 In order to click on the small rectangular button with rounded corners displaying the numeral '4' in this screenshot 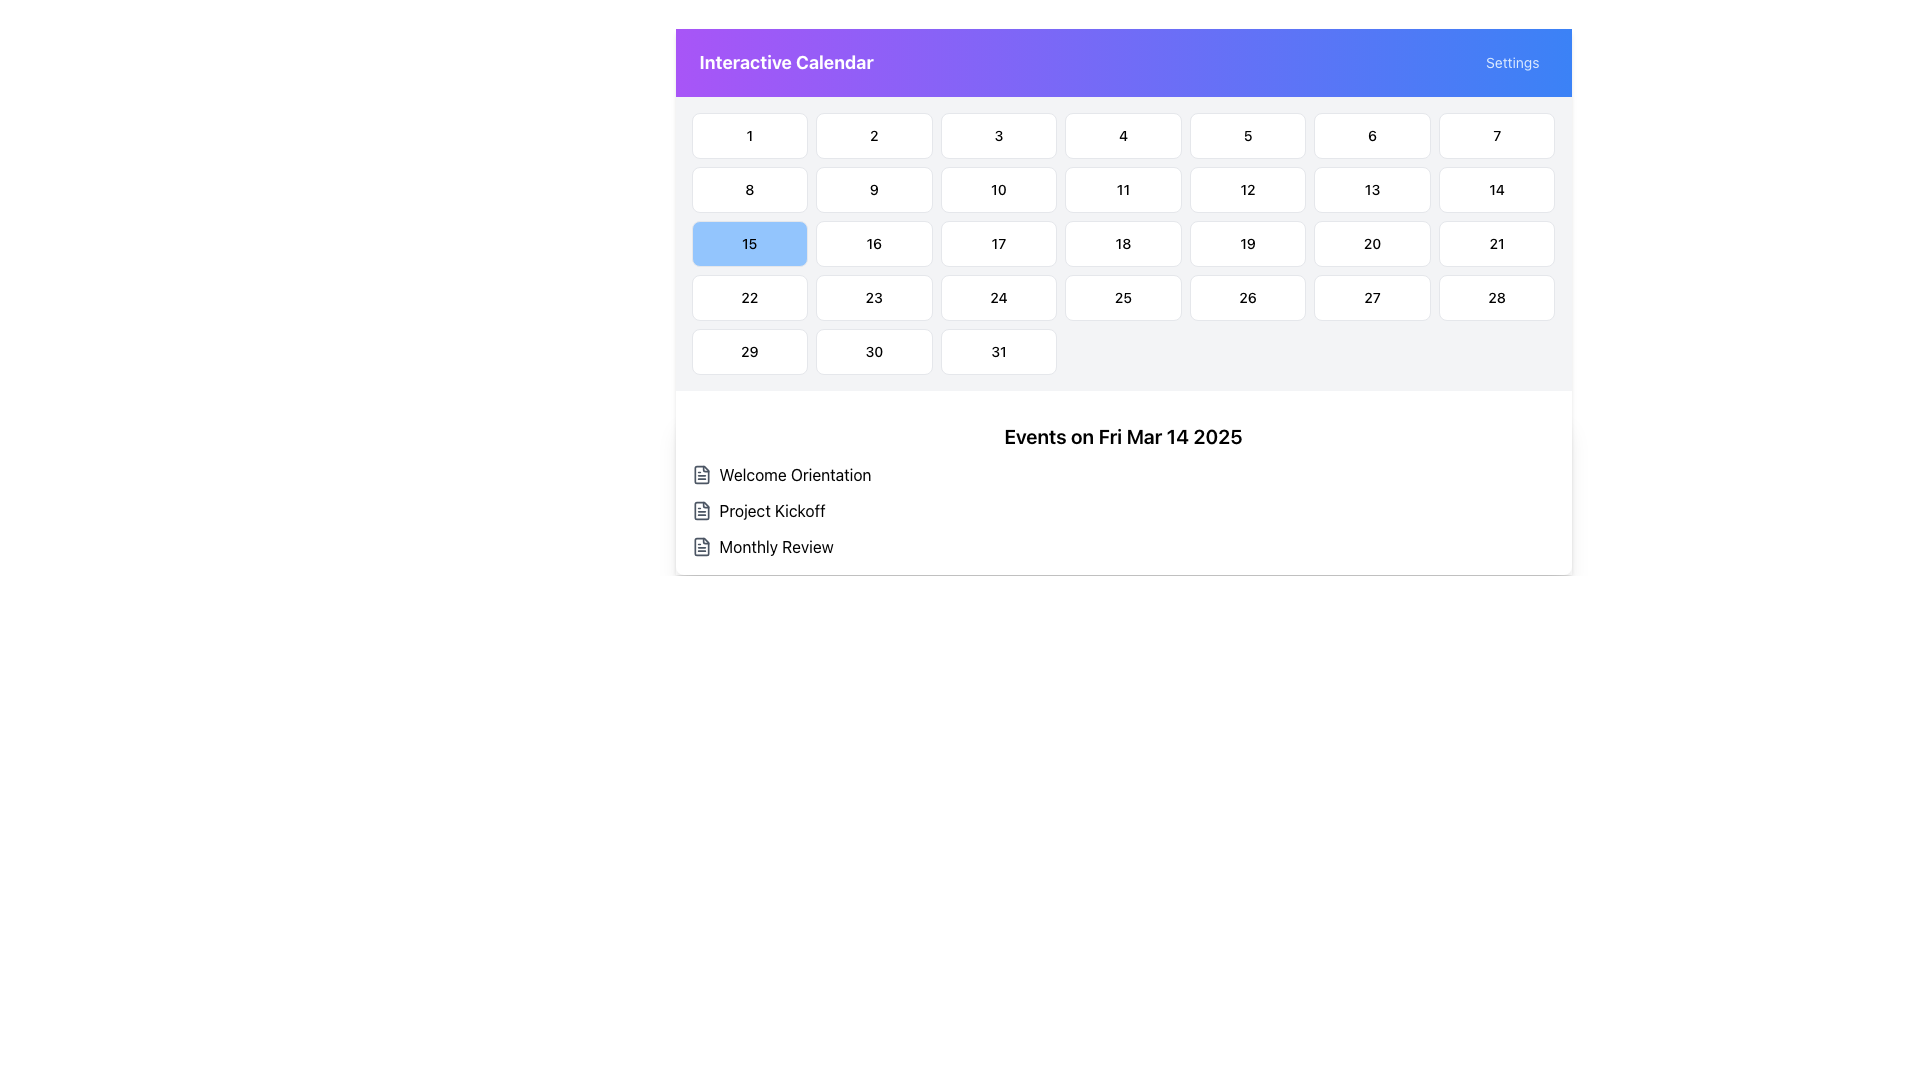, I will do `click(1123, 135)`.